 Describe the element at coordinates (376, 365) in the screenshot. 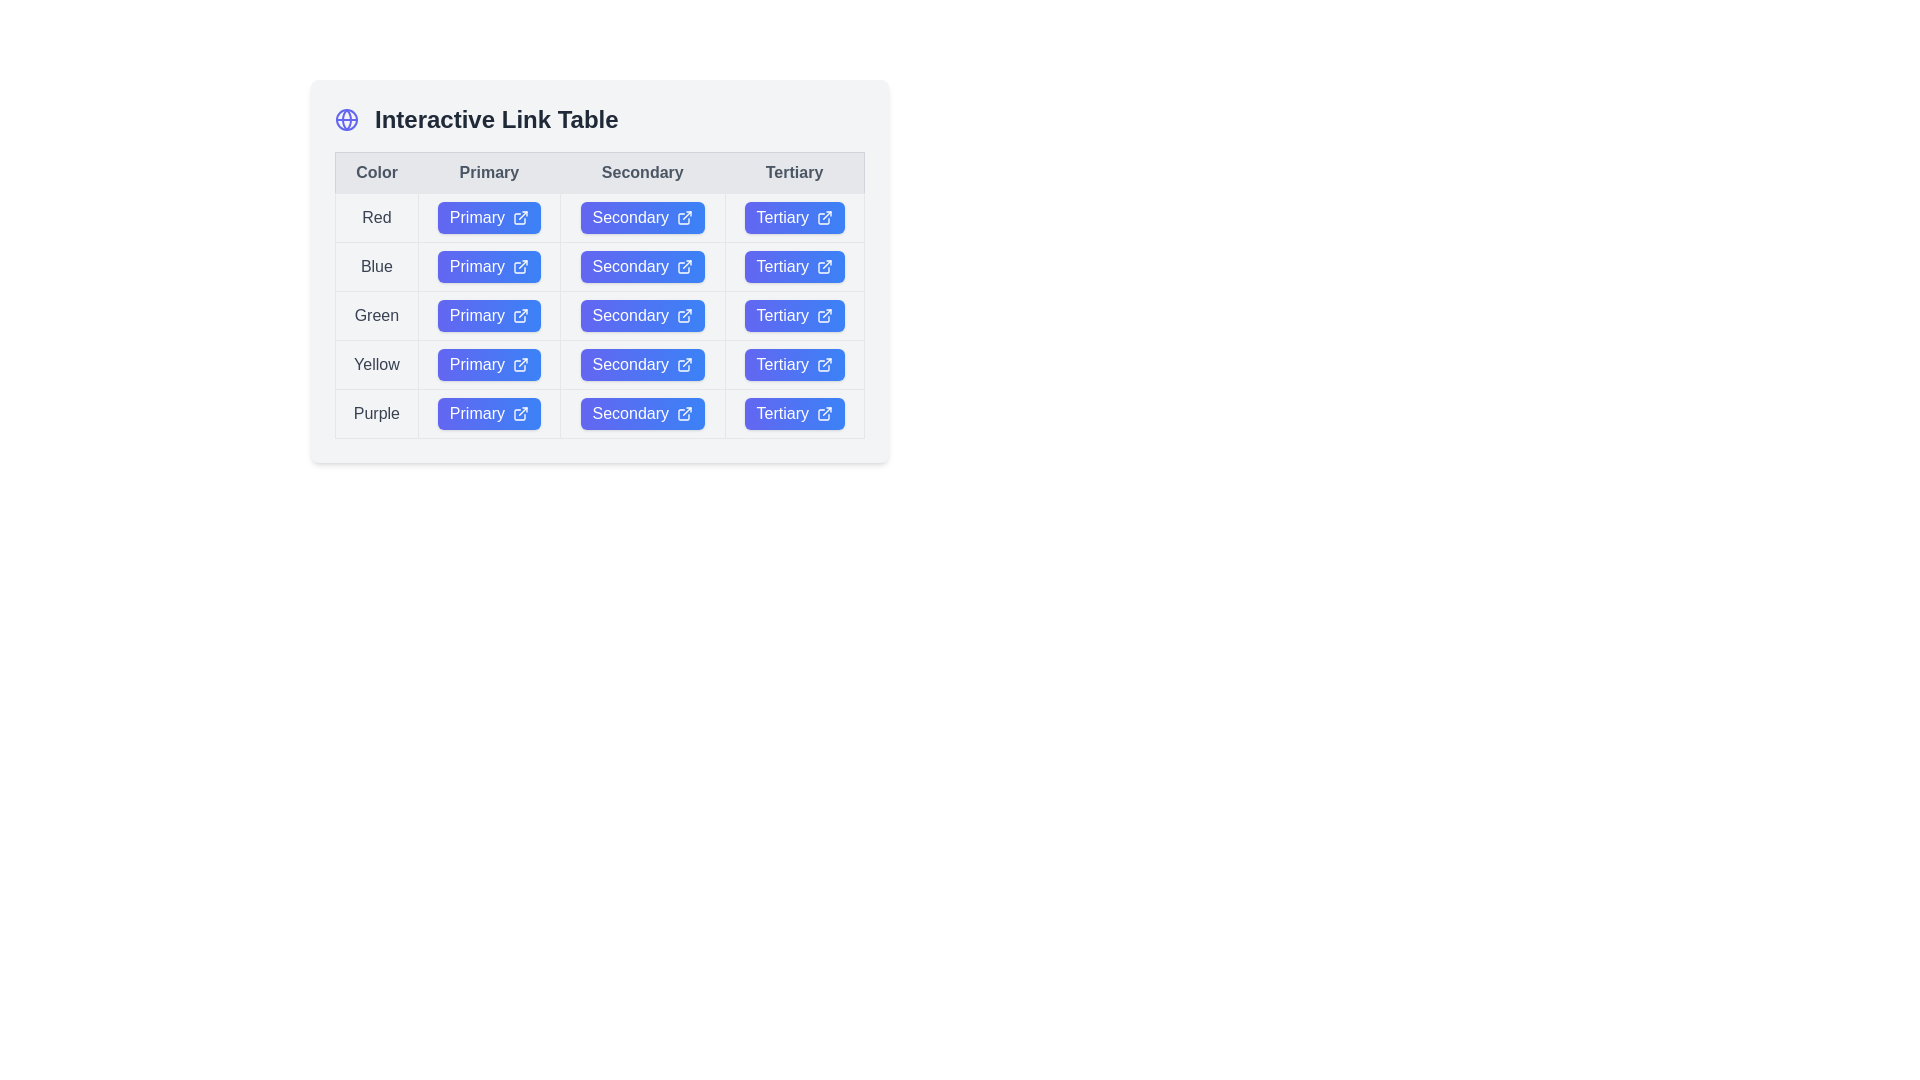

I see `the rectangular button labeled 'Yellow' with a white background and gray text, located in the fourth row under the 'Color' column` at that location.